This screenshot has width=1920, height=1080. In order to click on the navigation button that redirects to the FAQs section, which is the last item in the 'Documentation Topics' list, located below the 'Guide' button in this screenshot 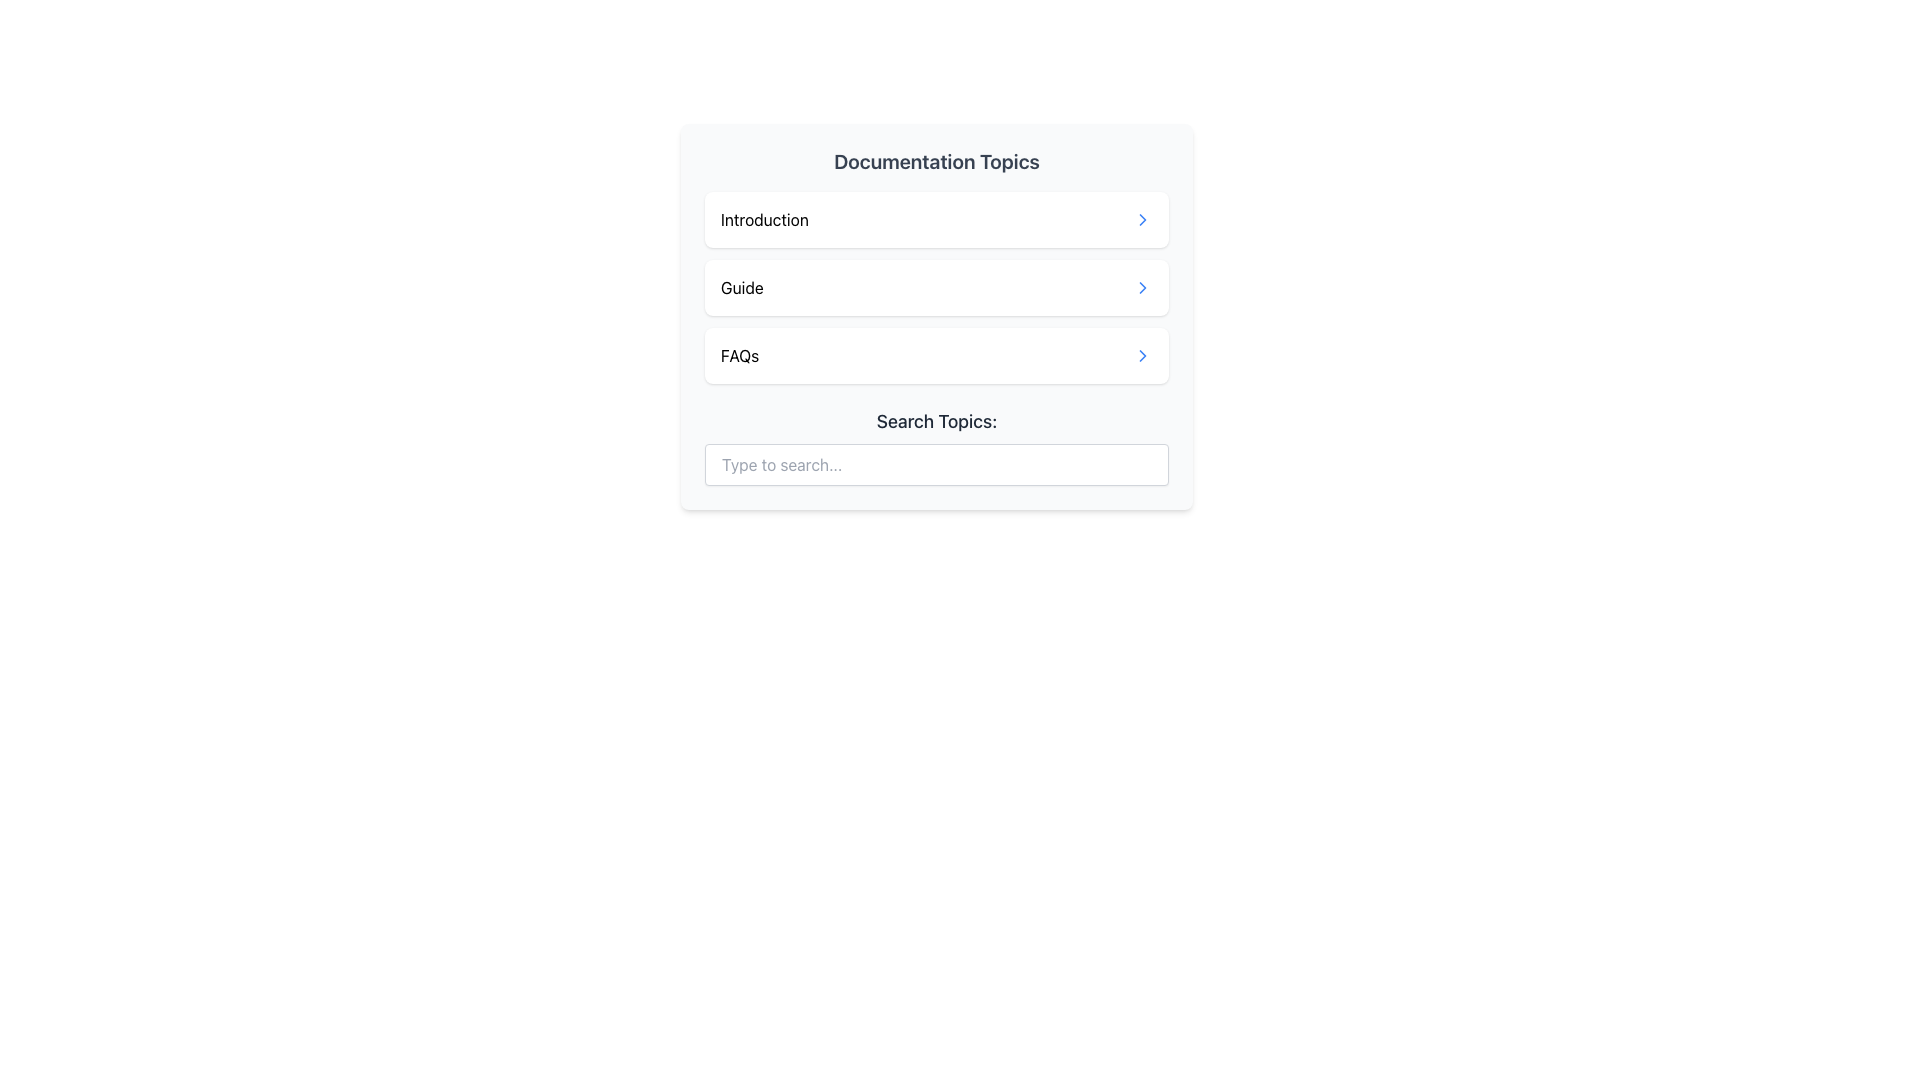, I will do `click(935, 354)`.